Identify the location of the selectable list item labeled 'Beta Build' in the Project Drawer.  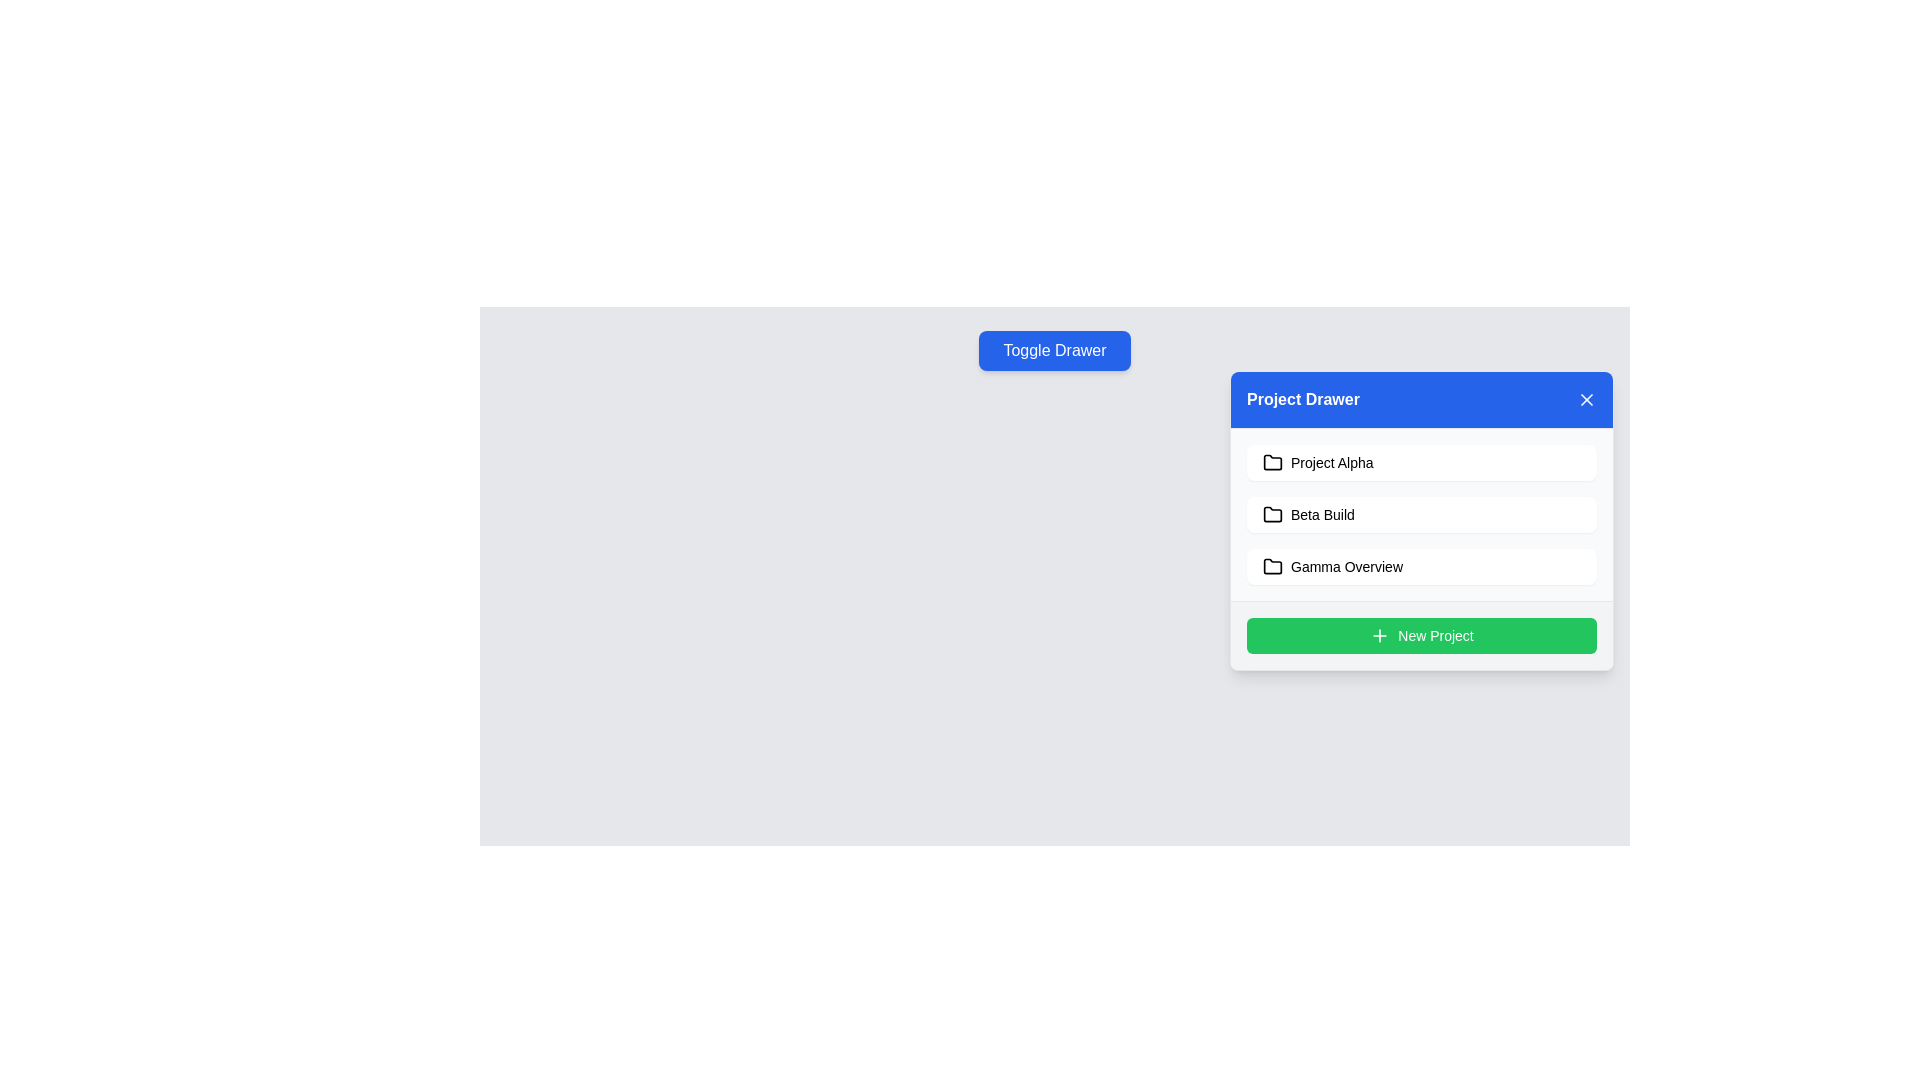
(1420, 514).